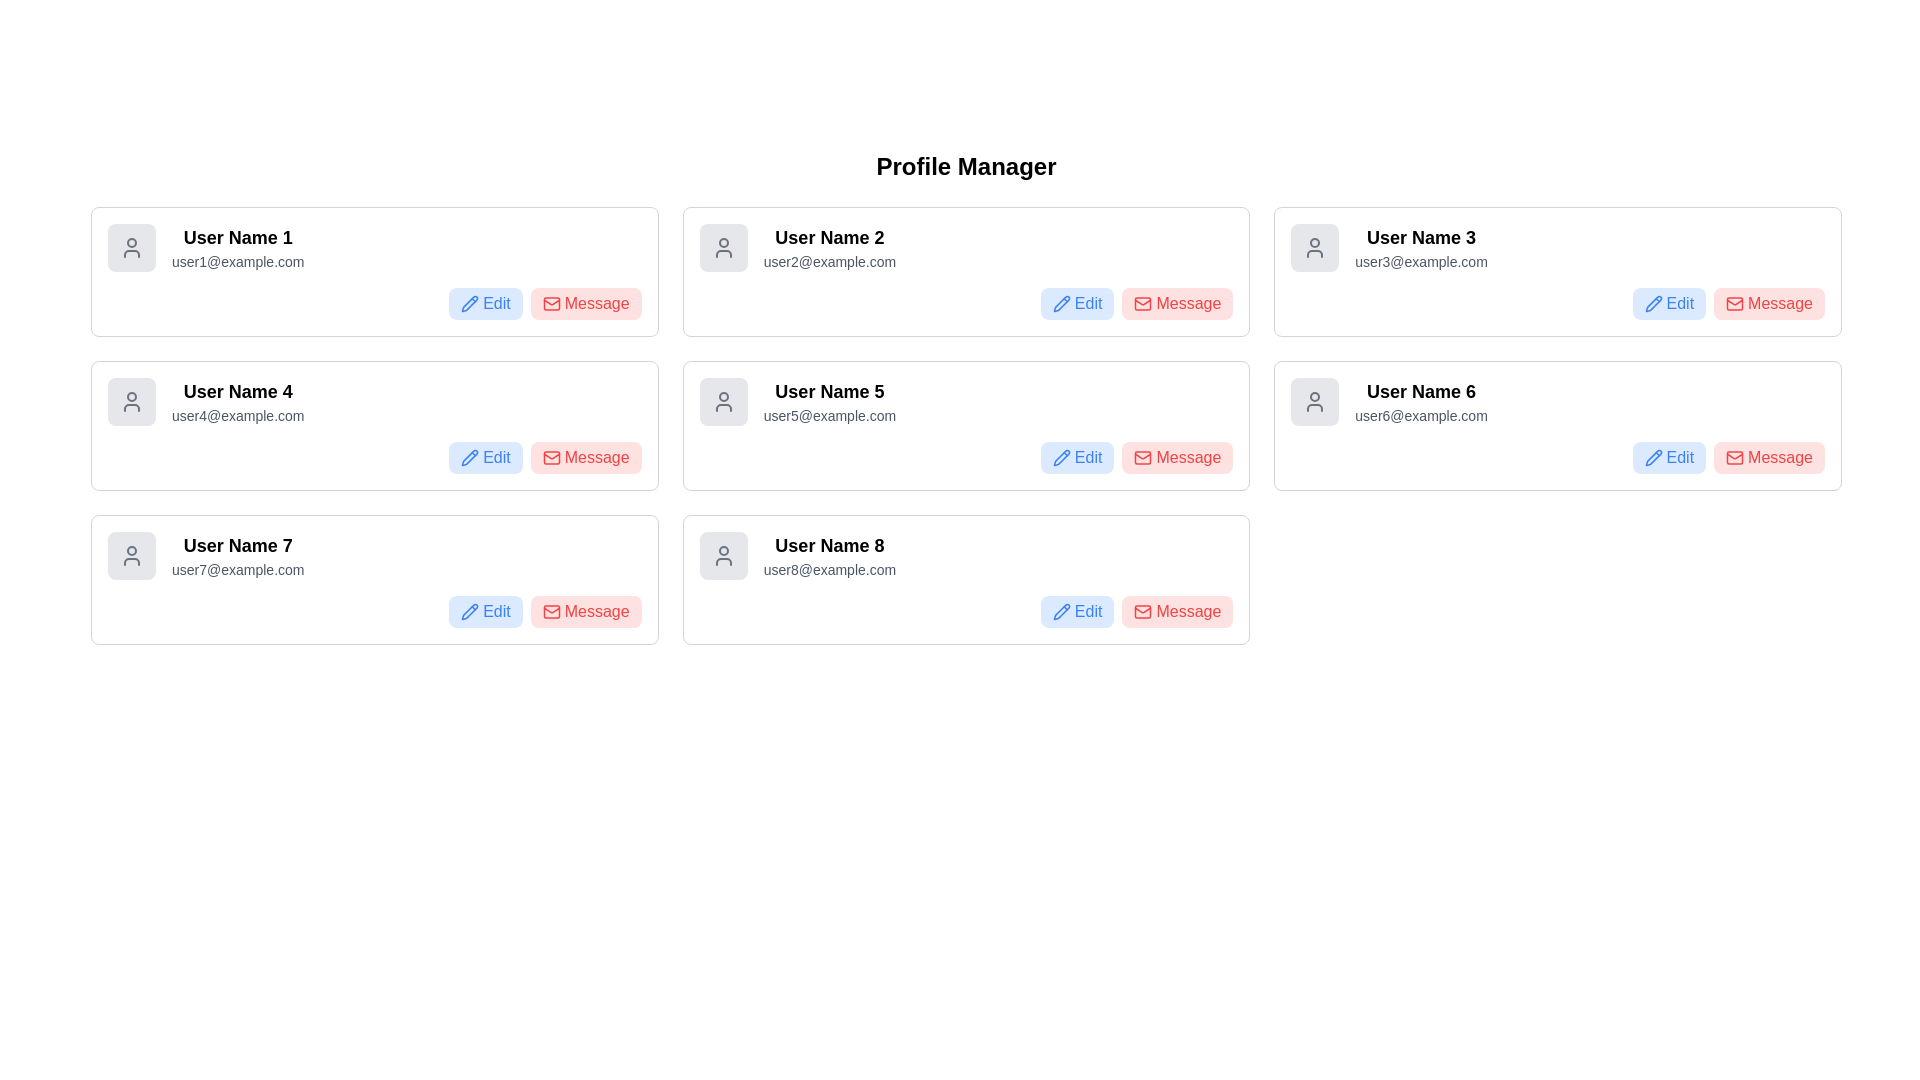 This screenshot has height=1080, width=1920. I want to click on the user profile icon, which is a minimalistic SVG representation of a person, located within the profile card of 'User Name 2', so click(722, 246).